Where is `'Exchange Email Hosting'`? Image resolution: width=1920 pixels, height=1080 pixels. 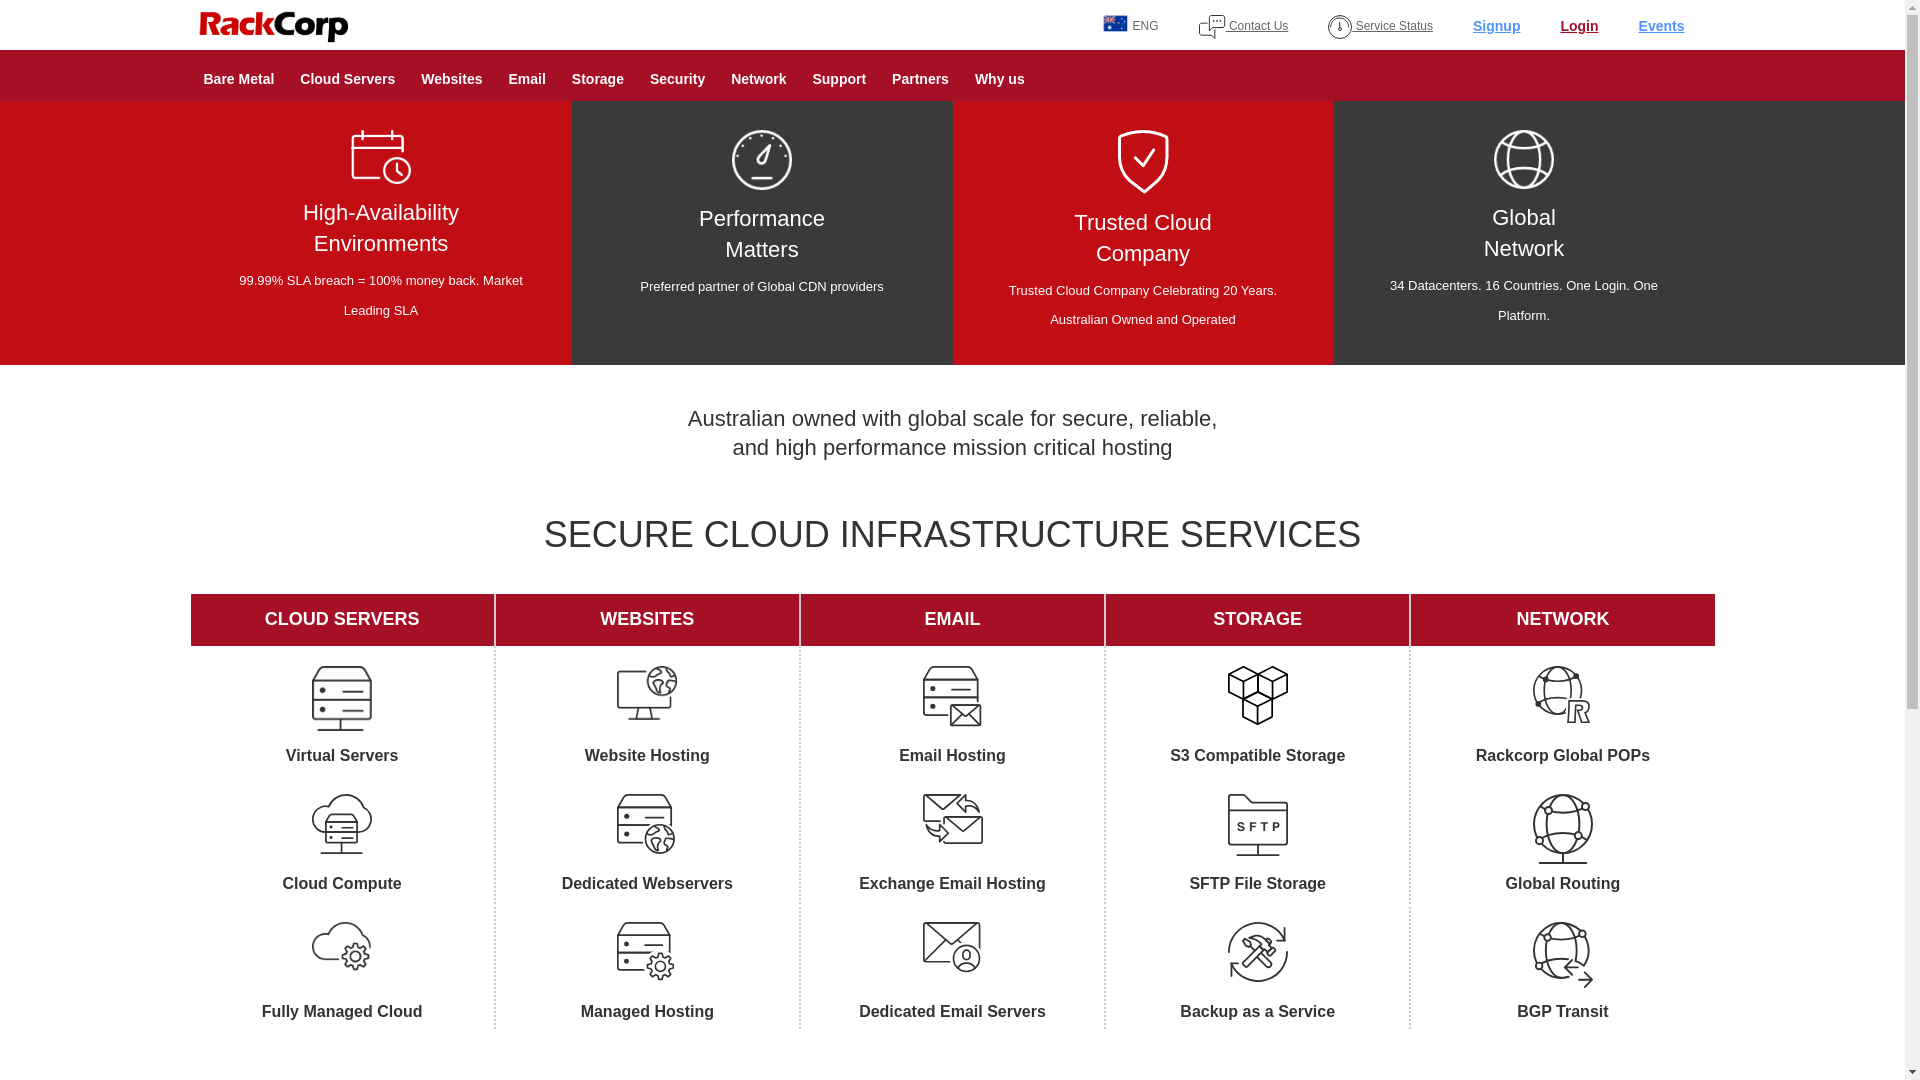 'Exchange Email Hosting' is located at coordinates (951, 843).